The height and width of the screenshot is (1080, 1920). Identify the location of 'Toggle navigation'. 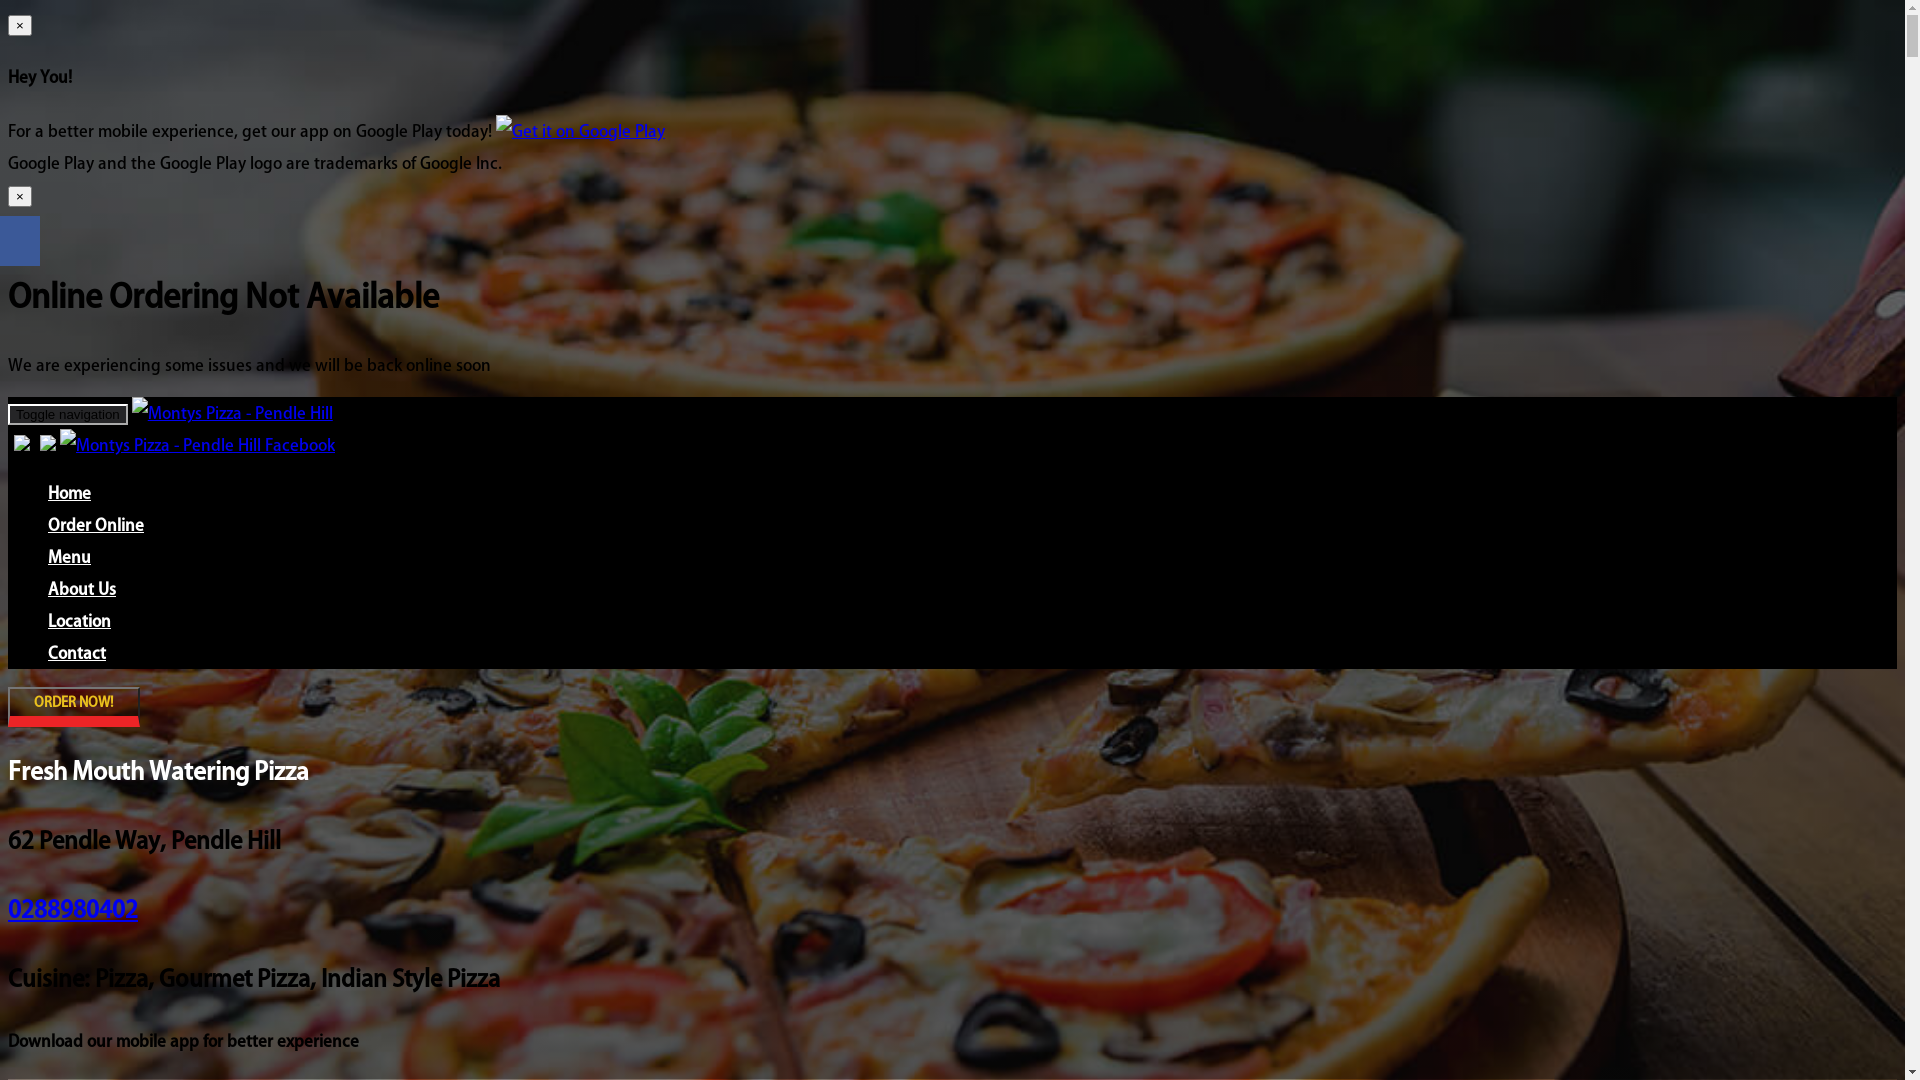
(67, 413).